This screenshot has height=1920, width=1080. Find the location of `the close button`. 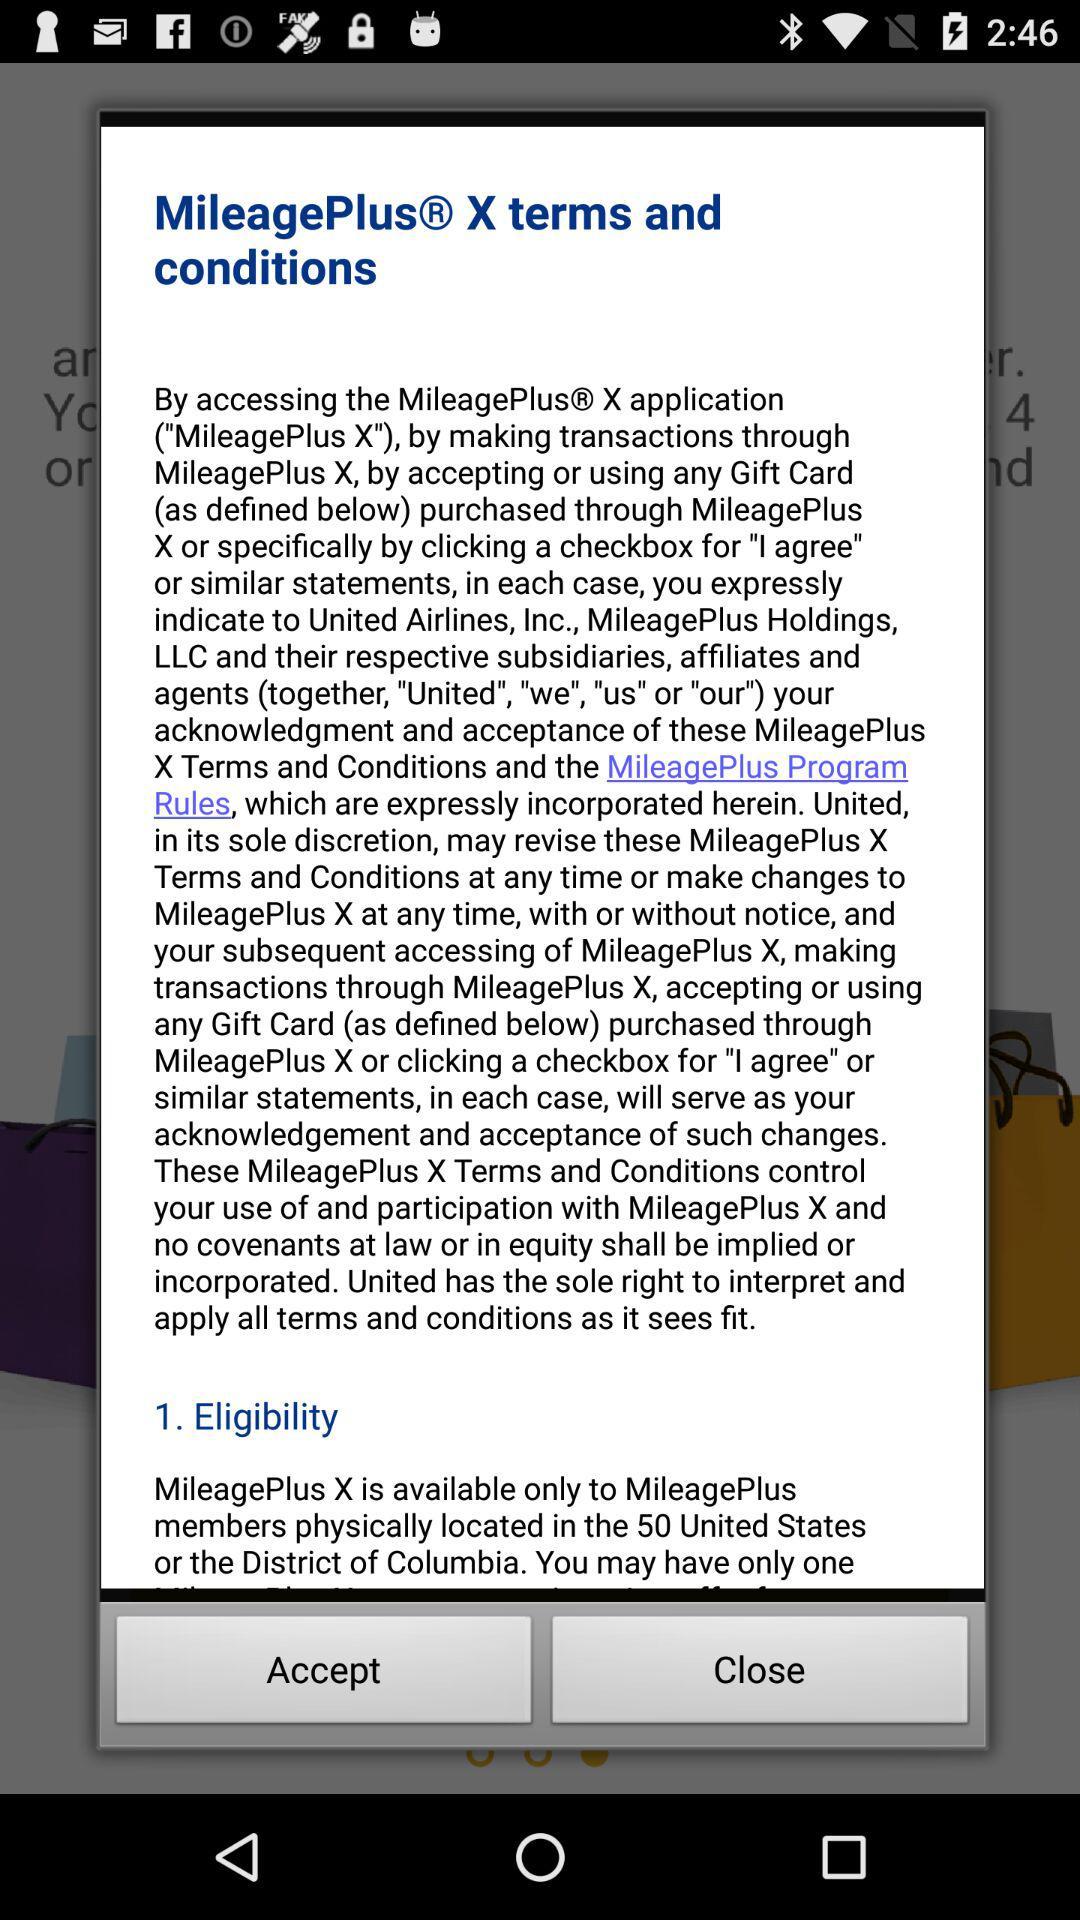

the close button is located at coordinates (760, 1675).